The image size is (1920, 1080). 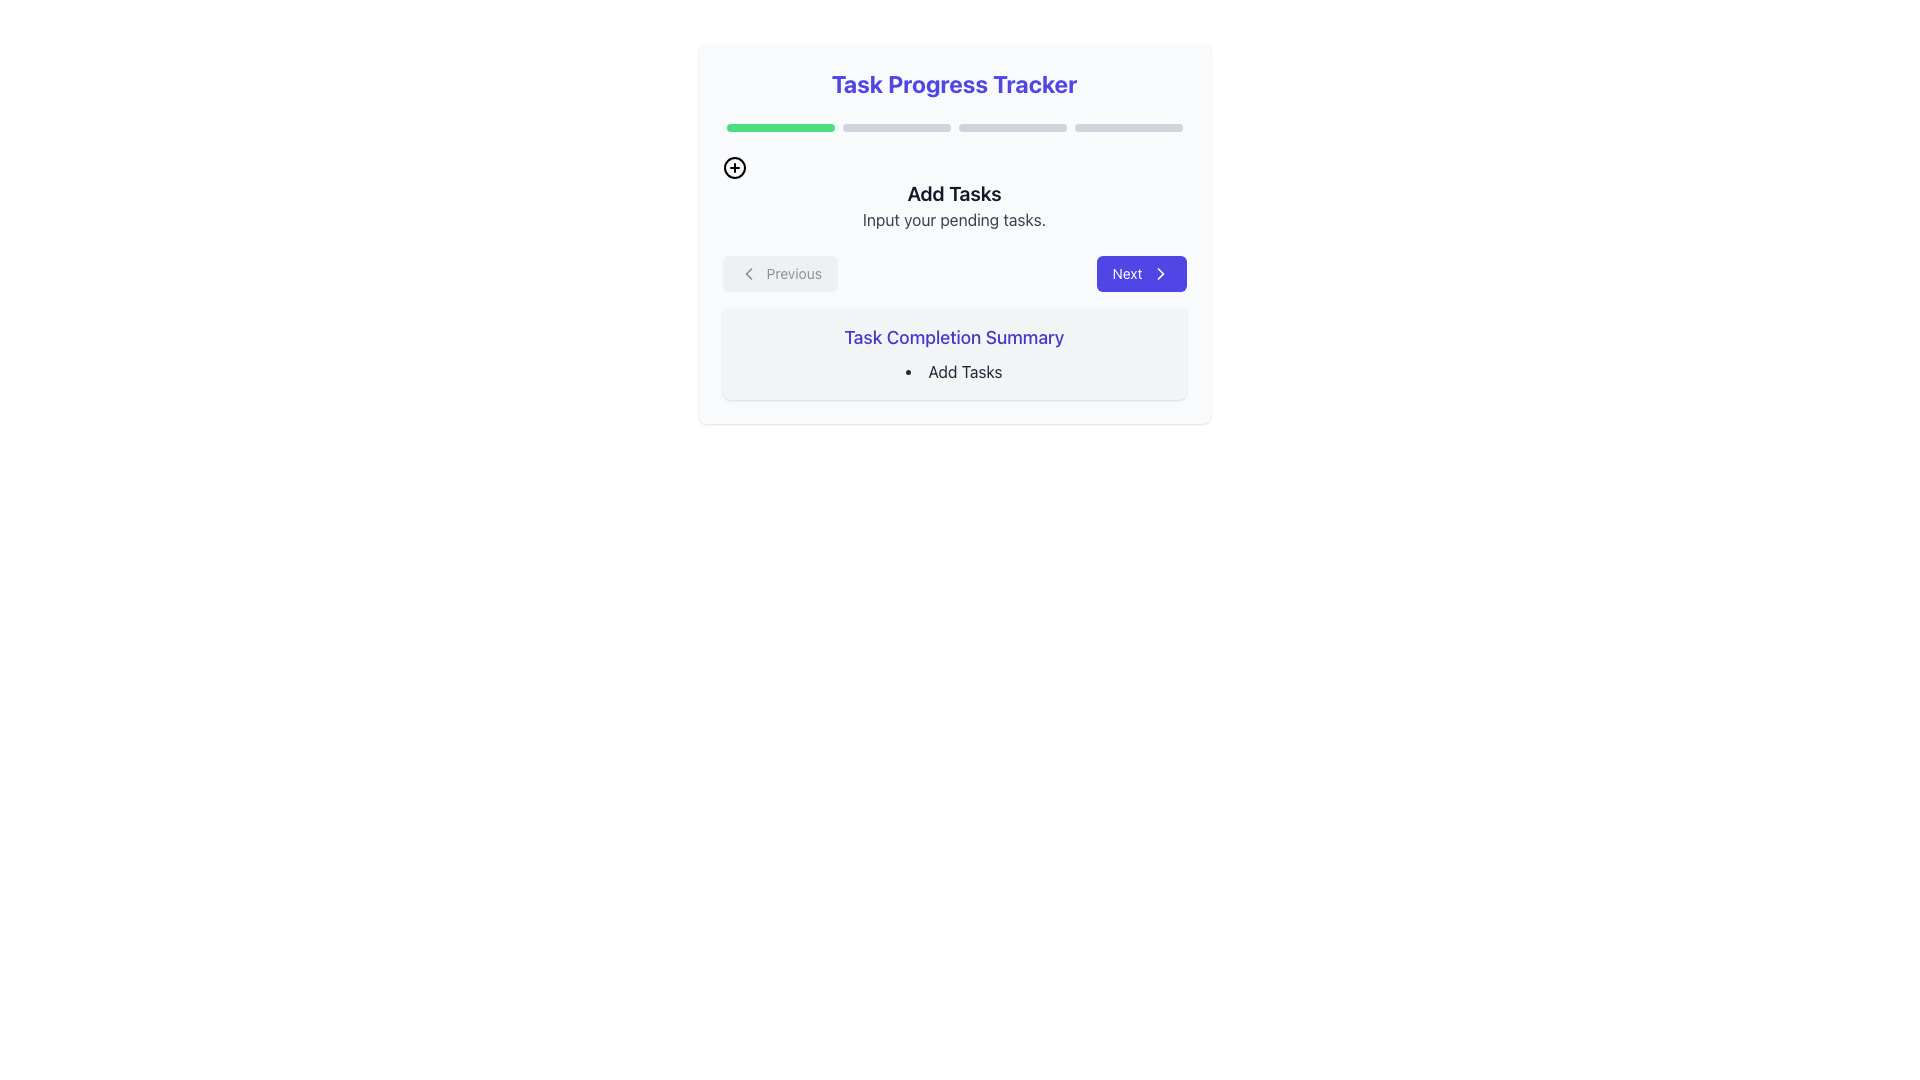 I want to click on the 'Next' button, which contains the chevron icon indicating navigation to the next step or page, located below the central text area, so click(x=1160, y=273).